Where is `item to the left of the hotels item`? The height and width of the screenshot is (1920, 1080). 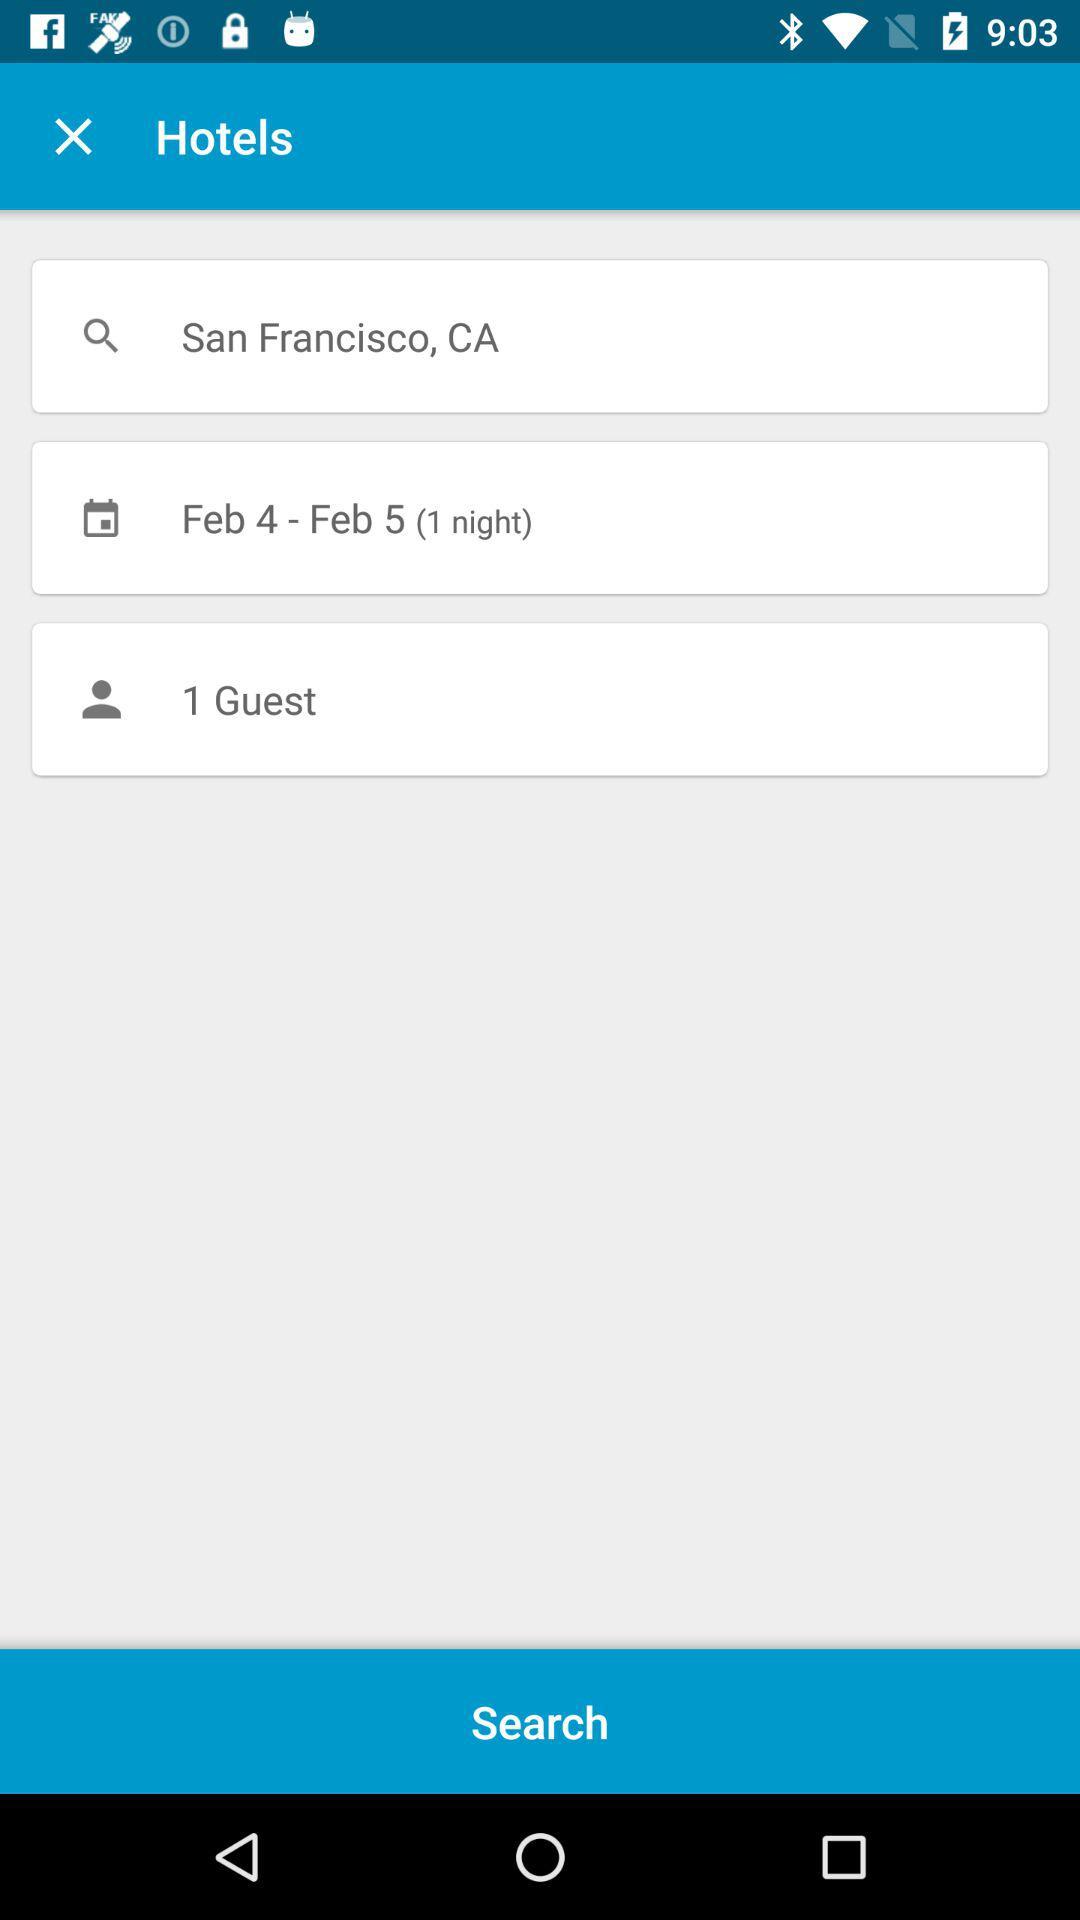 item to the left of the hotels item is located at coordinates (72, 135).